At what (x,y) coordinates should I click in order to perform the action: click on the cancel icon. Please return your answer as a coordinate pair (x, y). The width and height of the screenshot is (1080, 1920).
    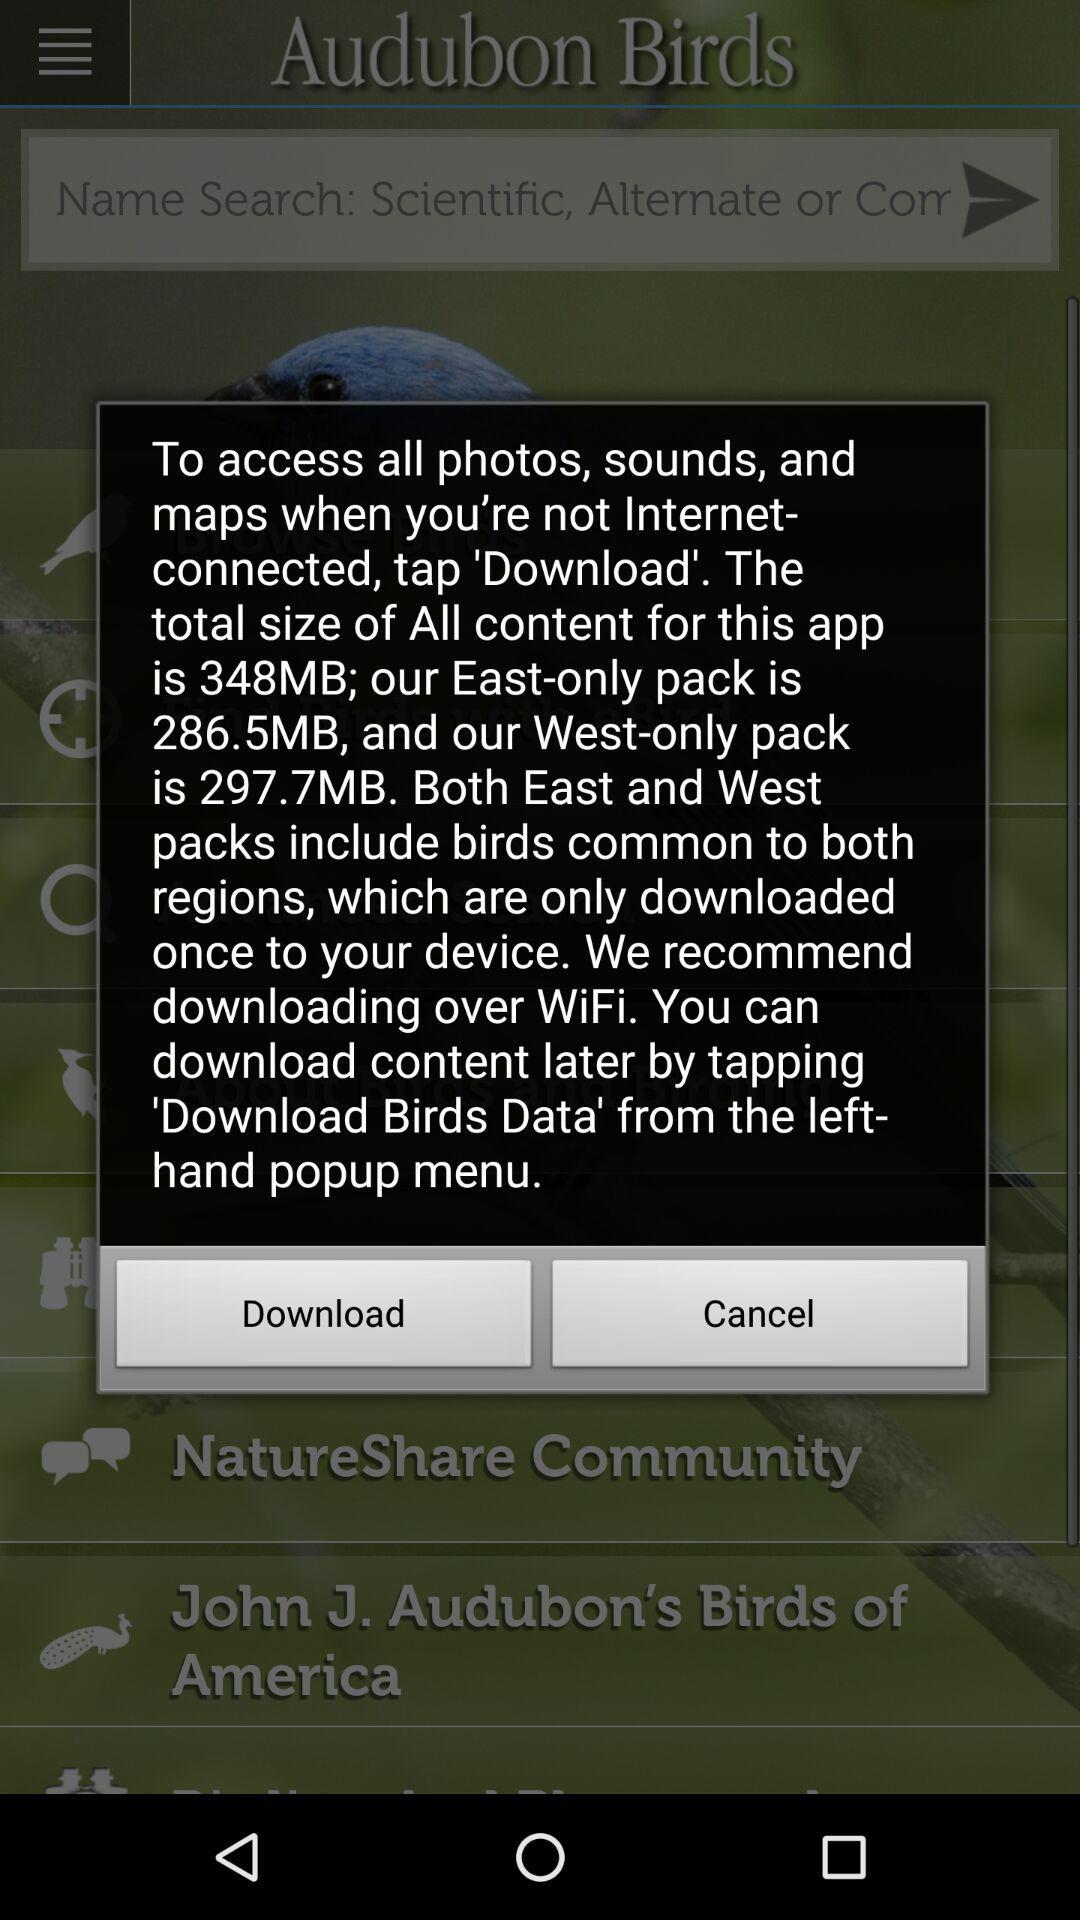
    Looking at the image, I should click on (760, 1319).